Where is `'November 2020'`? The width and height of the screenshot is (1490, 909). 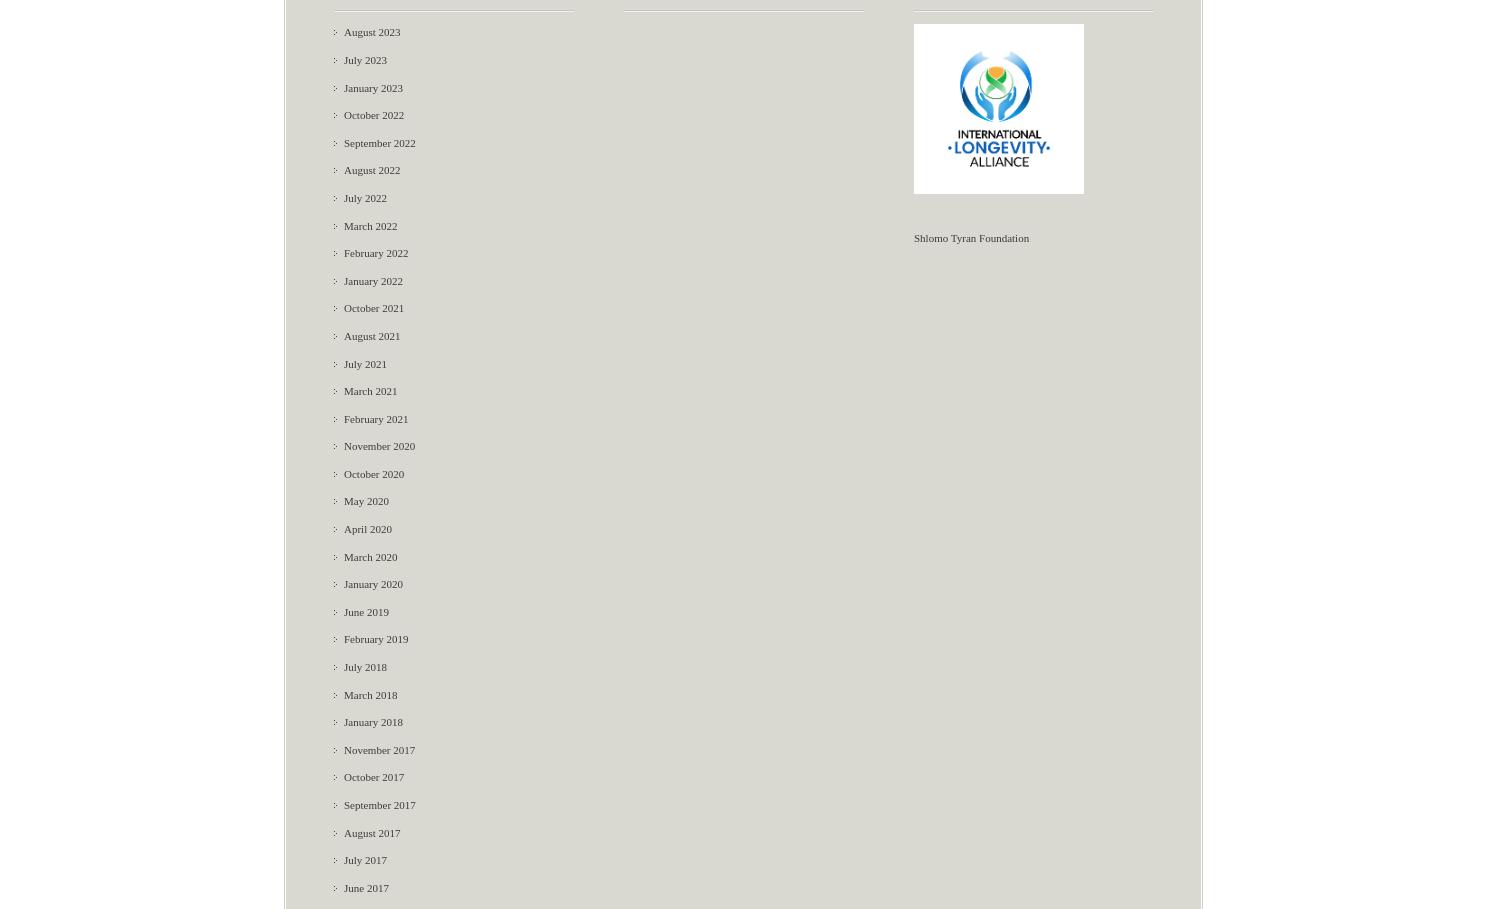 'November 2020' is located at coordinates (379, 444).